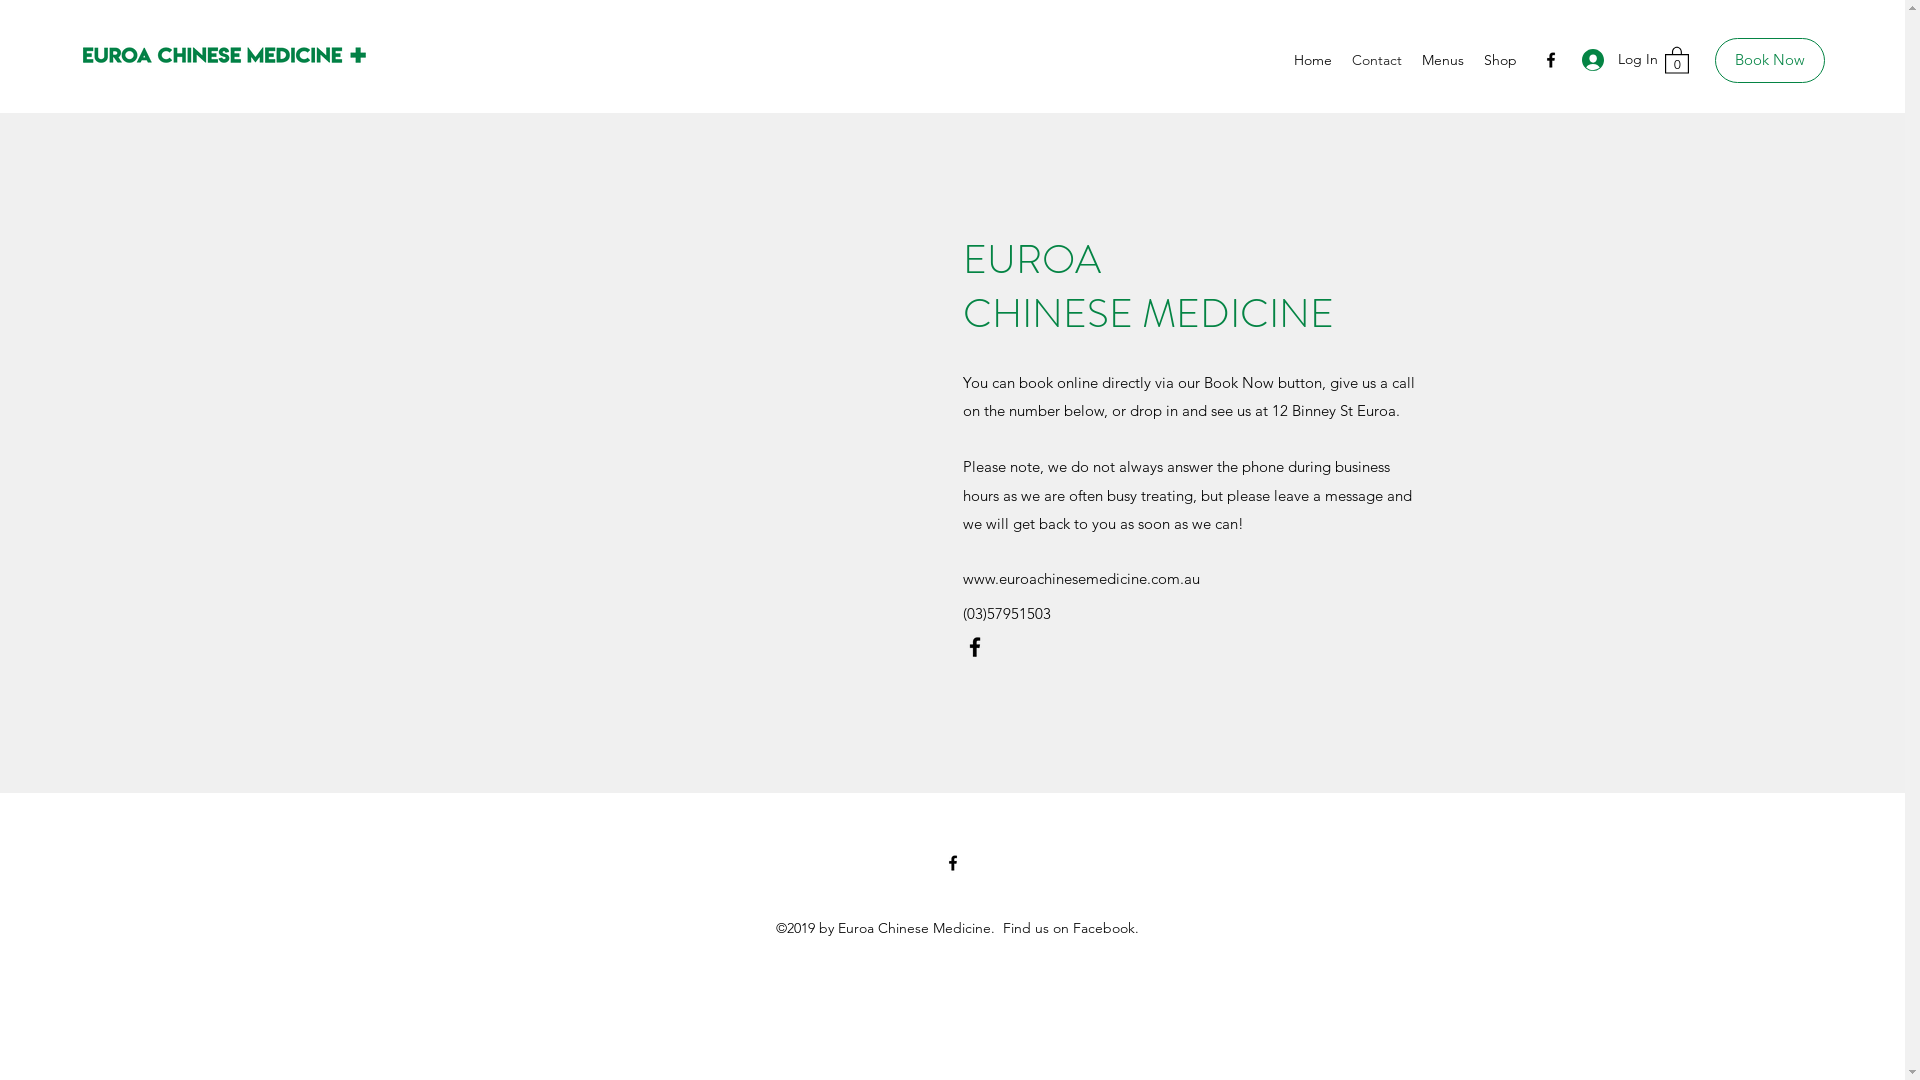 The width and height of the screenshot is (1920, 1080). Describe the element at coordinates (1443, 59) in the screenshot. I see `'Menus'` at that location.